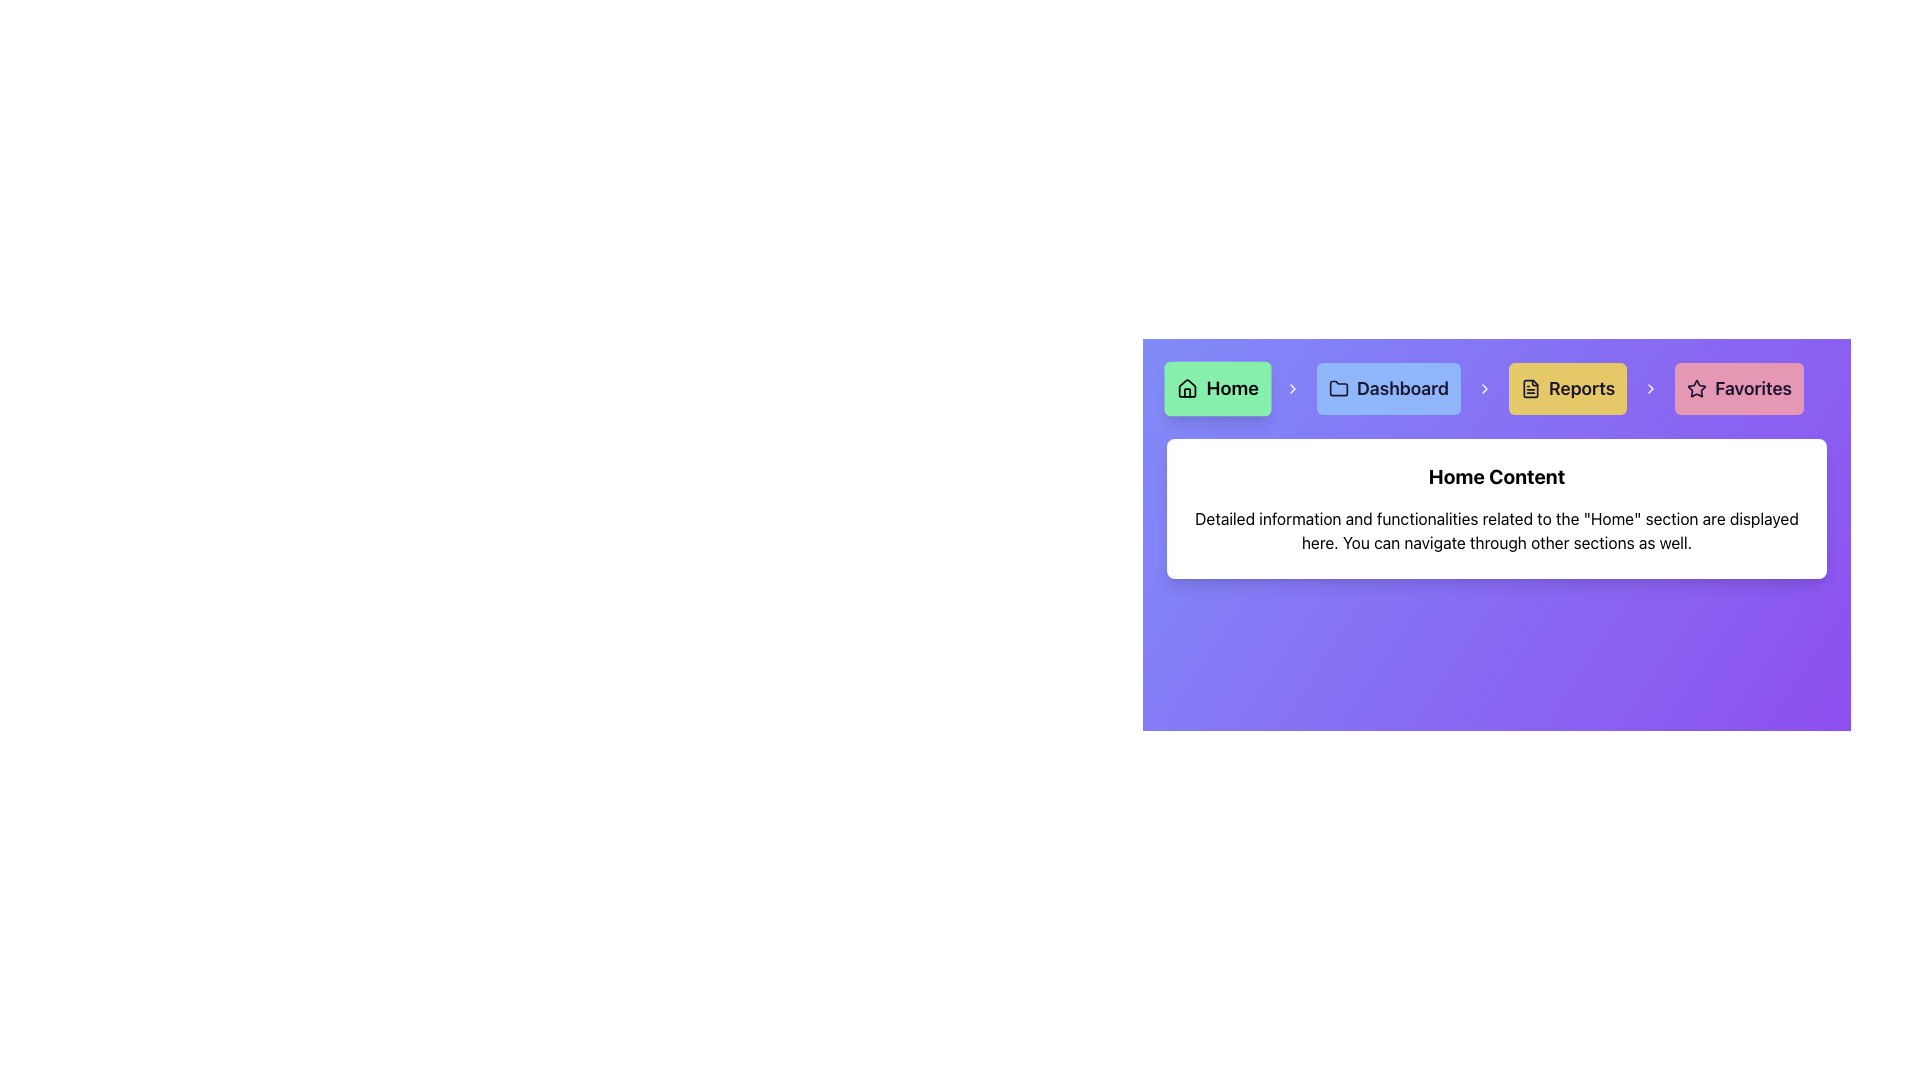 Image resolution: width=1920 pixels, height=1080 pixels. What do you see at coordinates (1497, 389) in the screenshot?
I see `the Navigation Bar located at the top of the interface` at bounding box center [1497, 389].